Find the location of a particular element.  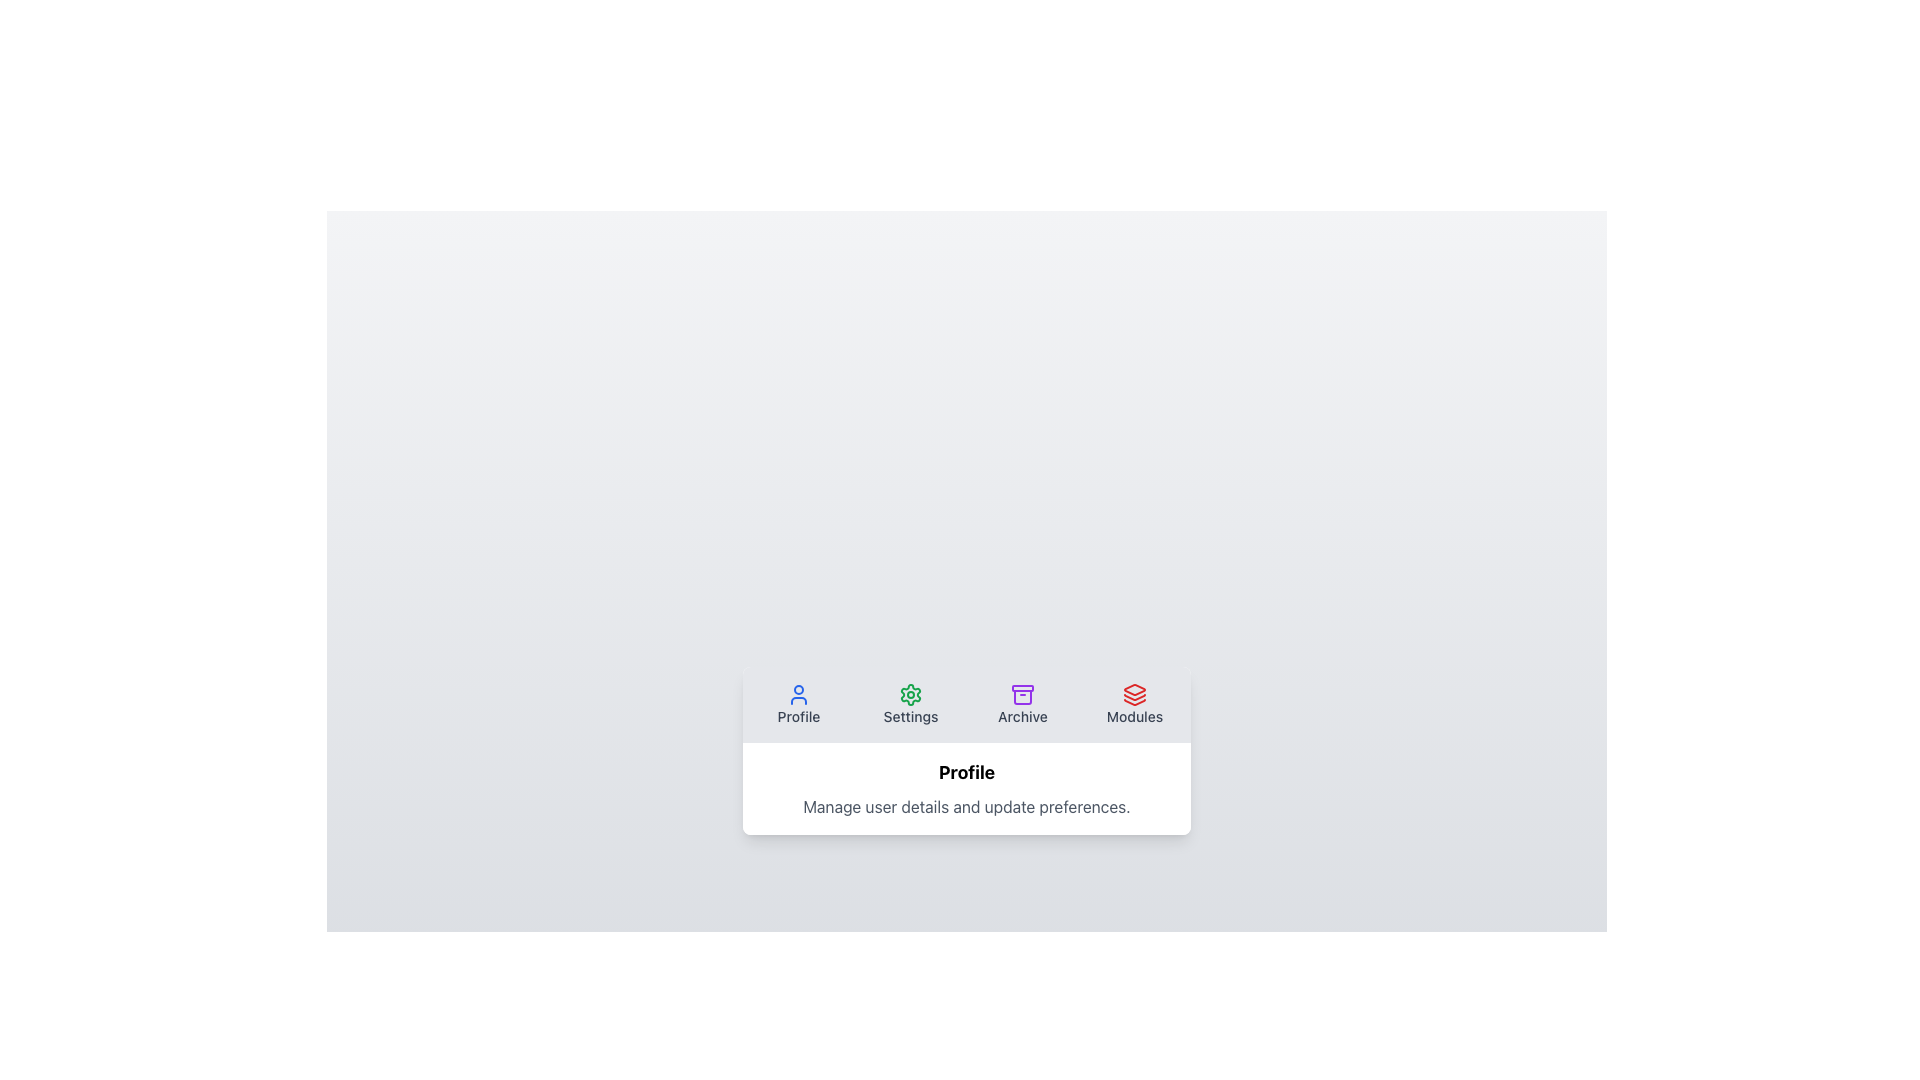

the text label displaying 'Archive', which is styled in a dark color and positioned directly beneath the archive icon, indicating storage functionality is located at coordinates (1022, 716).